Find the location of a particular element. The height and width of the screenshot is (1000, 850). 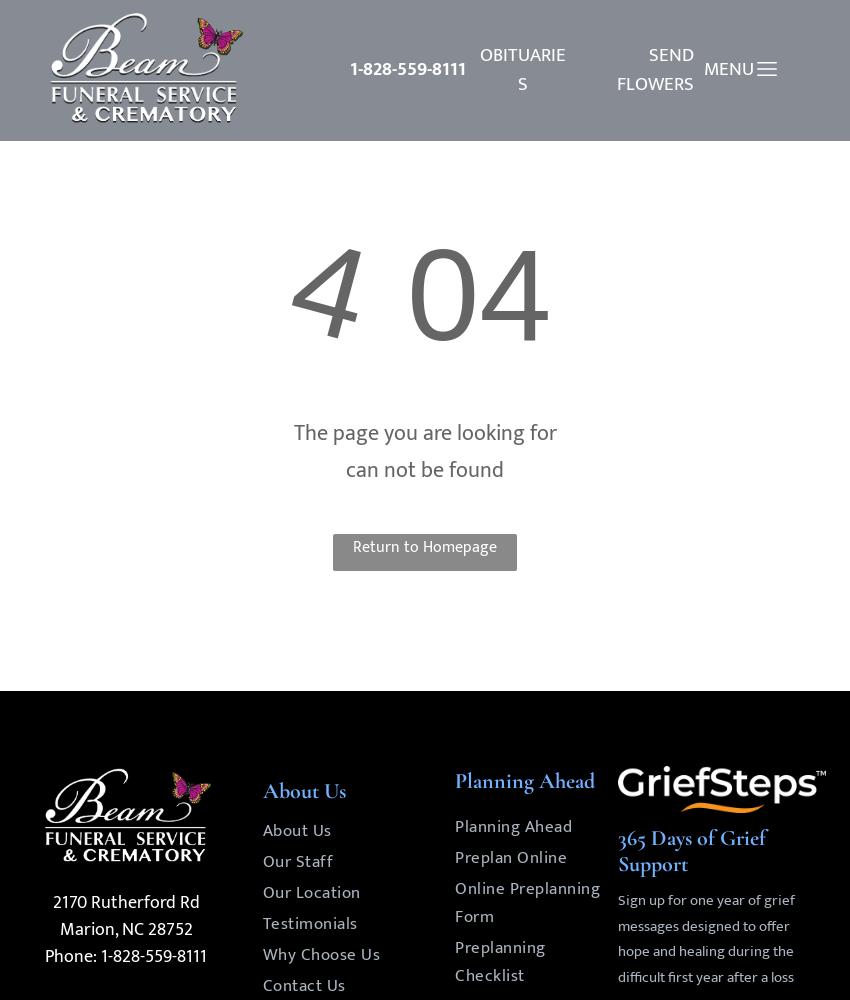

'Phone:' is located at coordinates (70, 956).